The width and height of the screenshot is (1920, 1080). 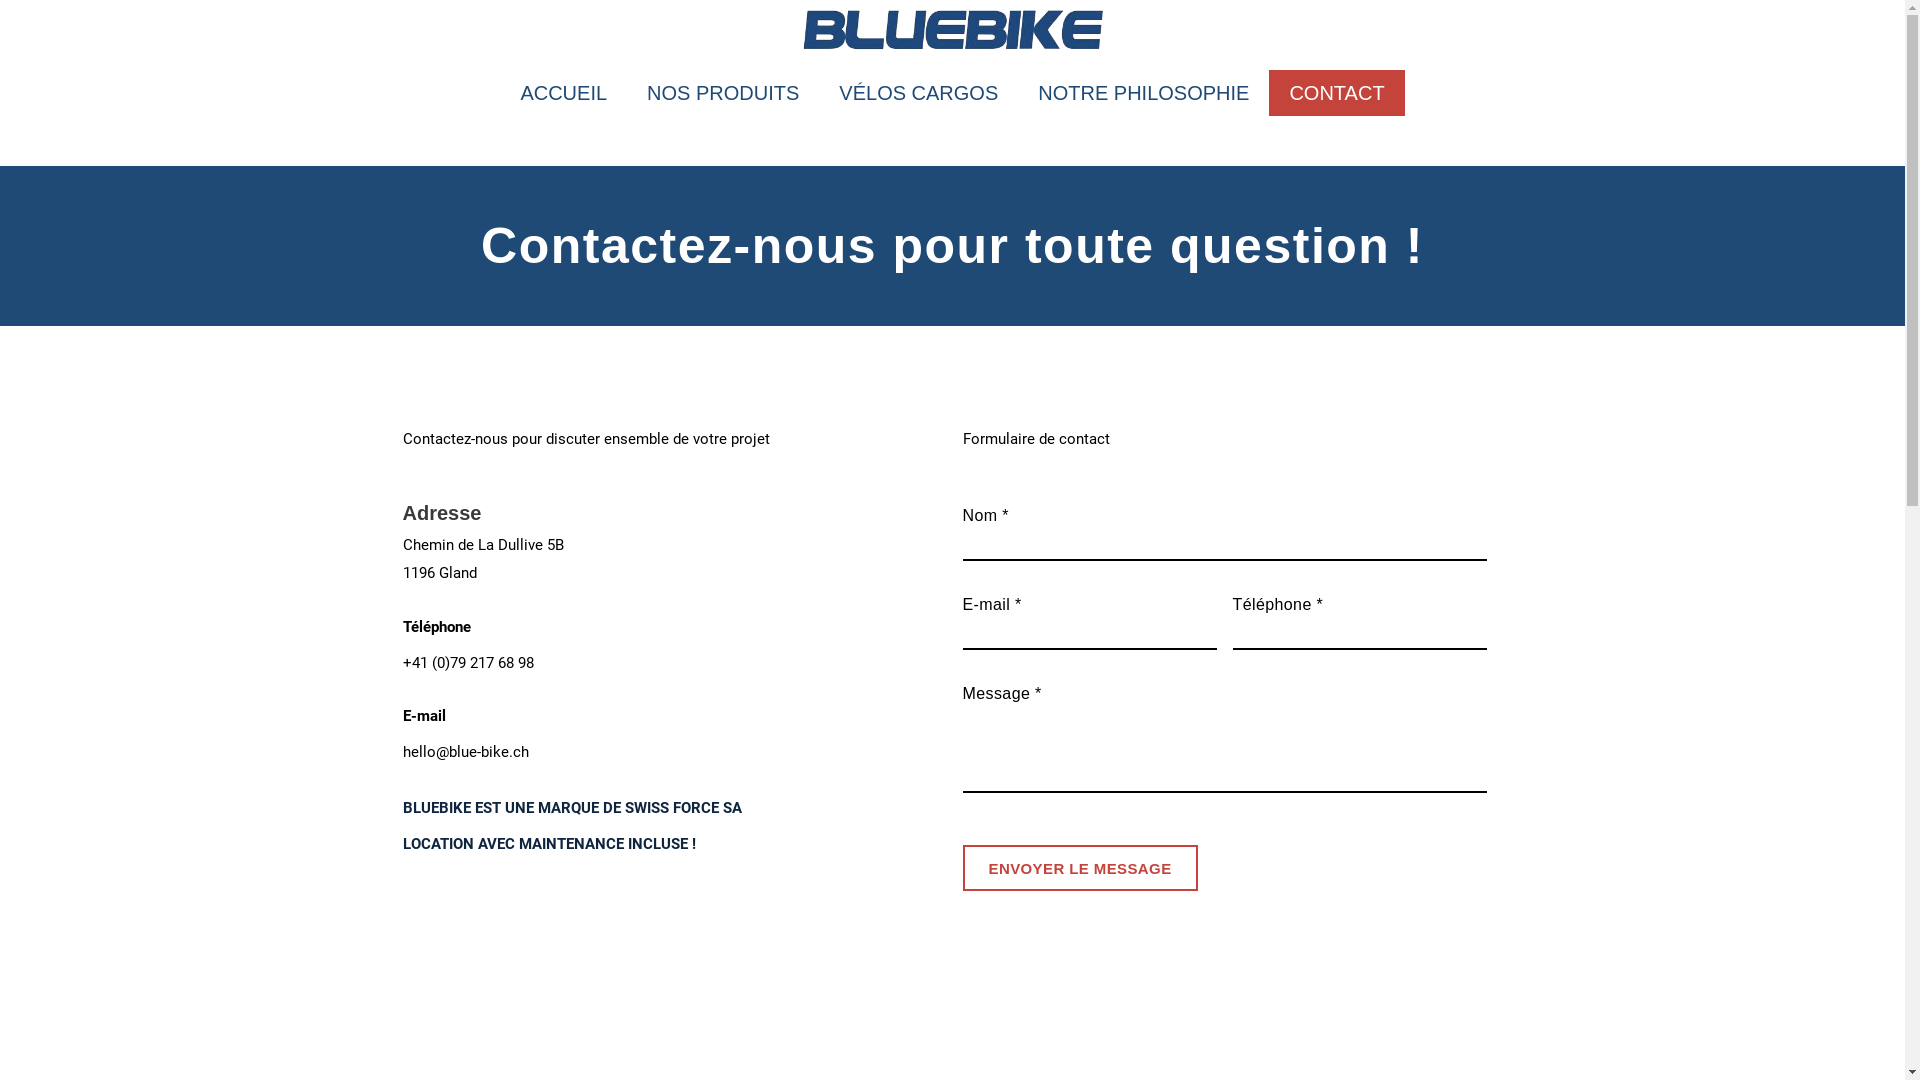 What do you see at coordinates (1336, 92) in the screenshot?
I see `'CONTACT'` at bounding box center [1336, 92].